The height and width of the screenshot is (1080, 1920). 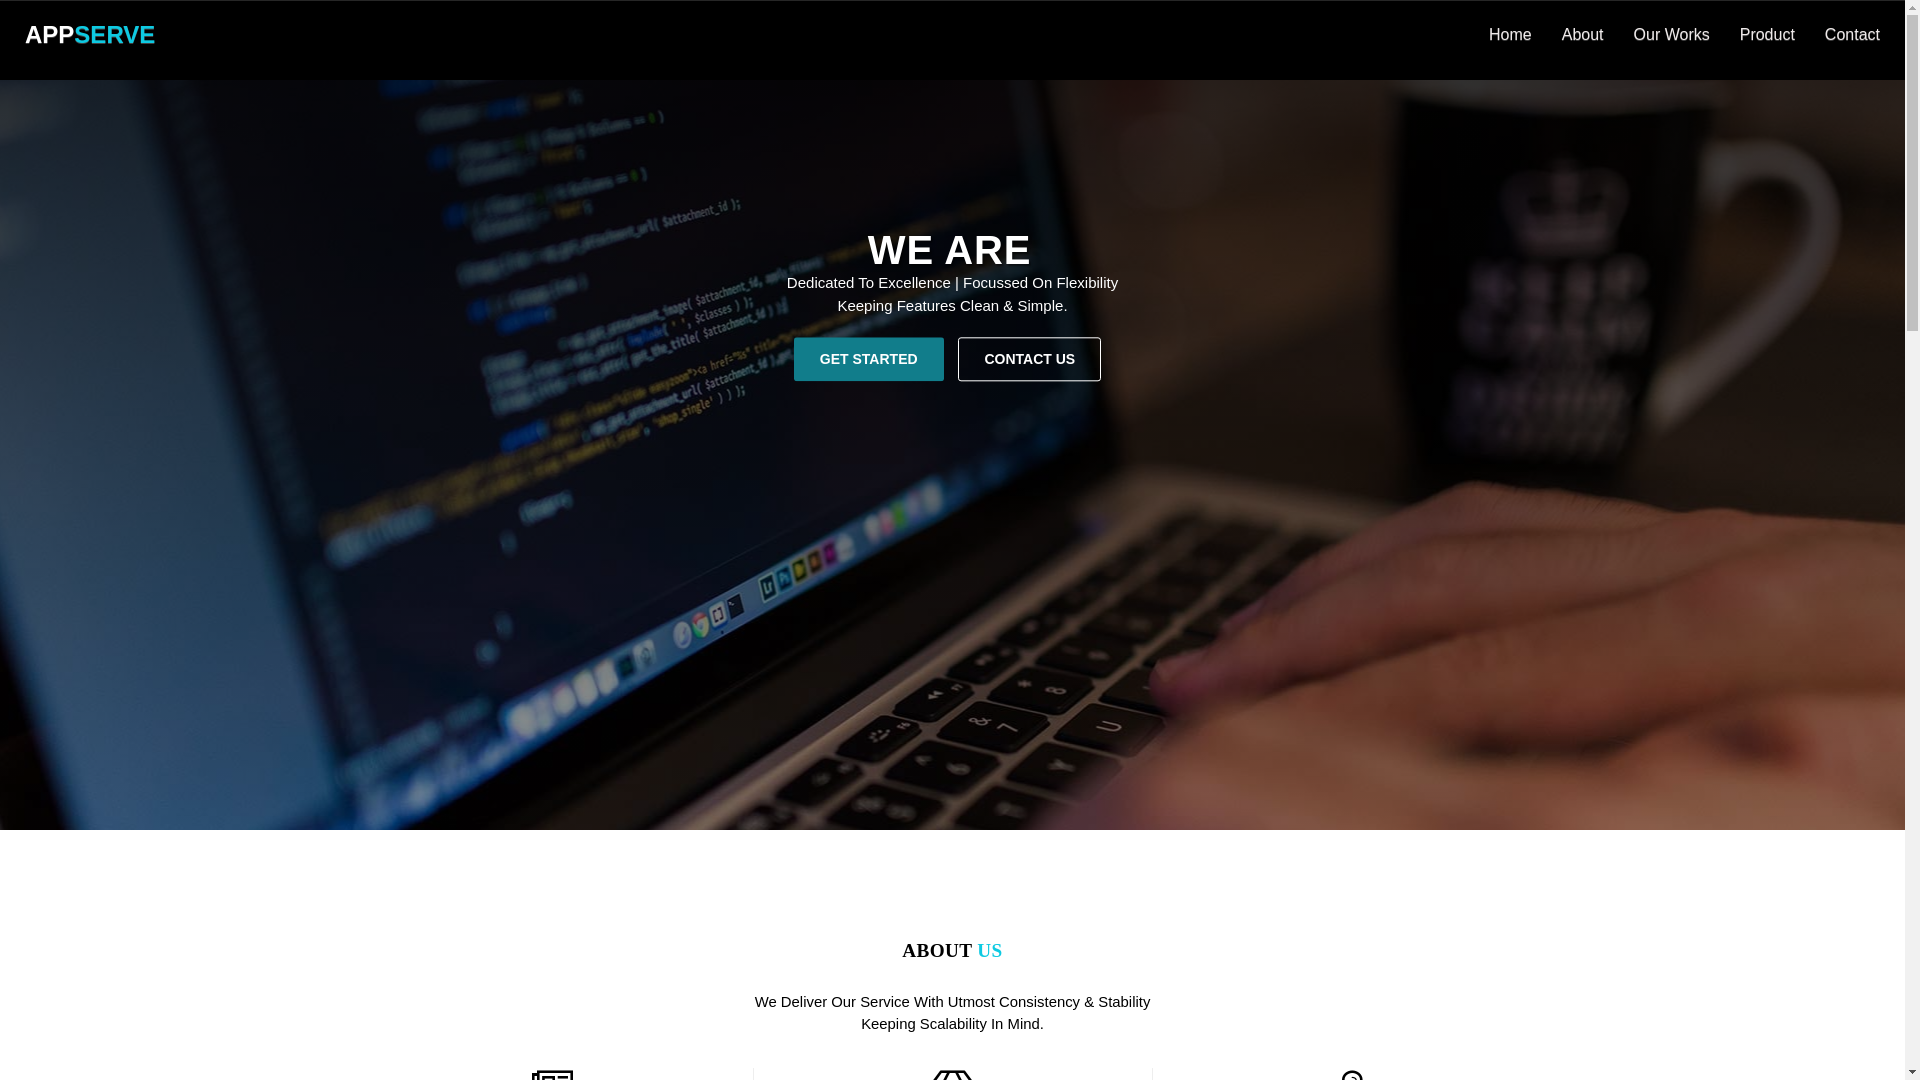 I want to click on 'About', so click(x=1545, y=34).